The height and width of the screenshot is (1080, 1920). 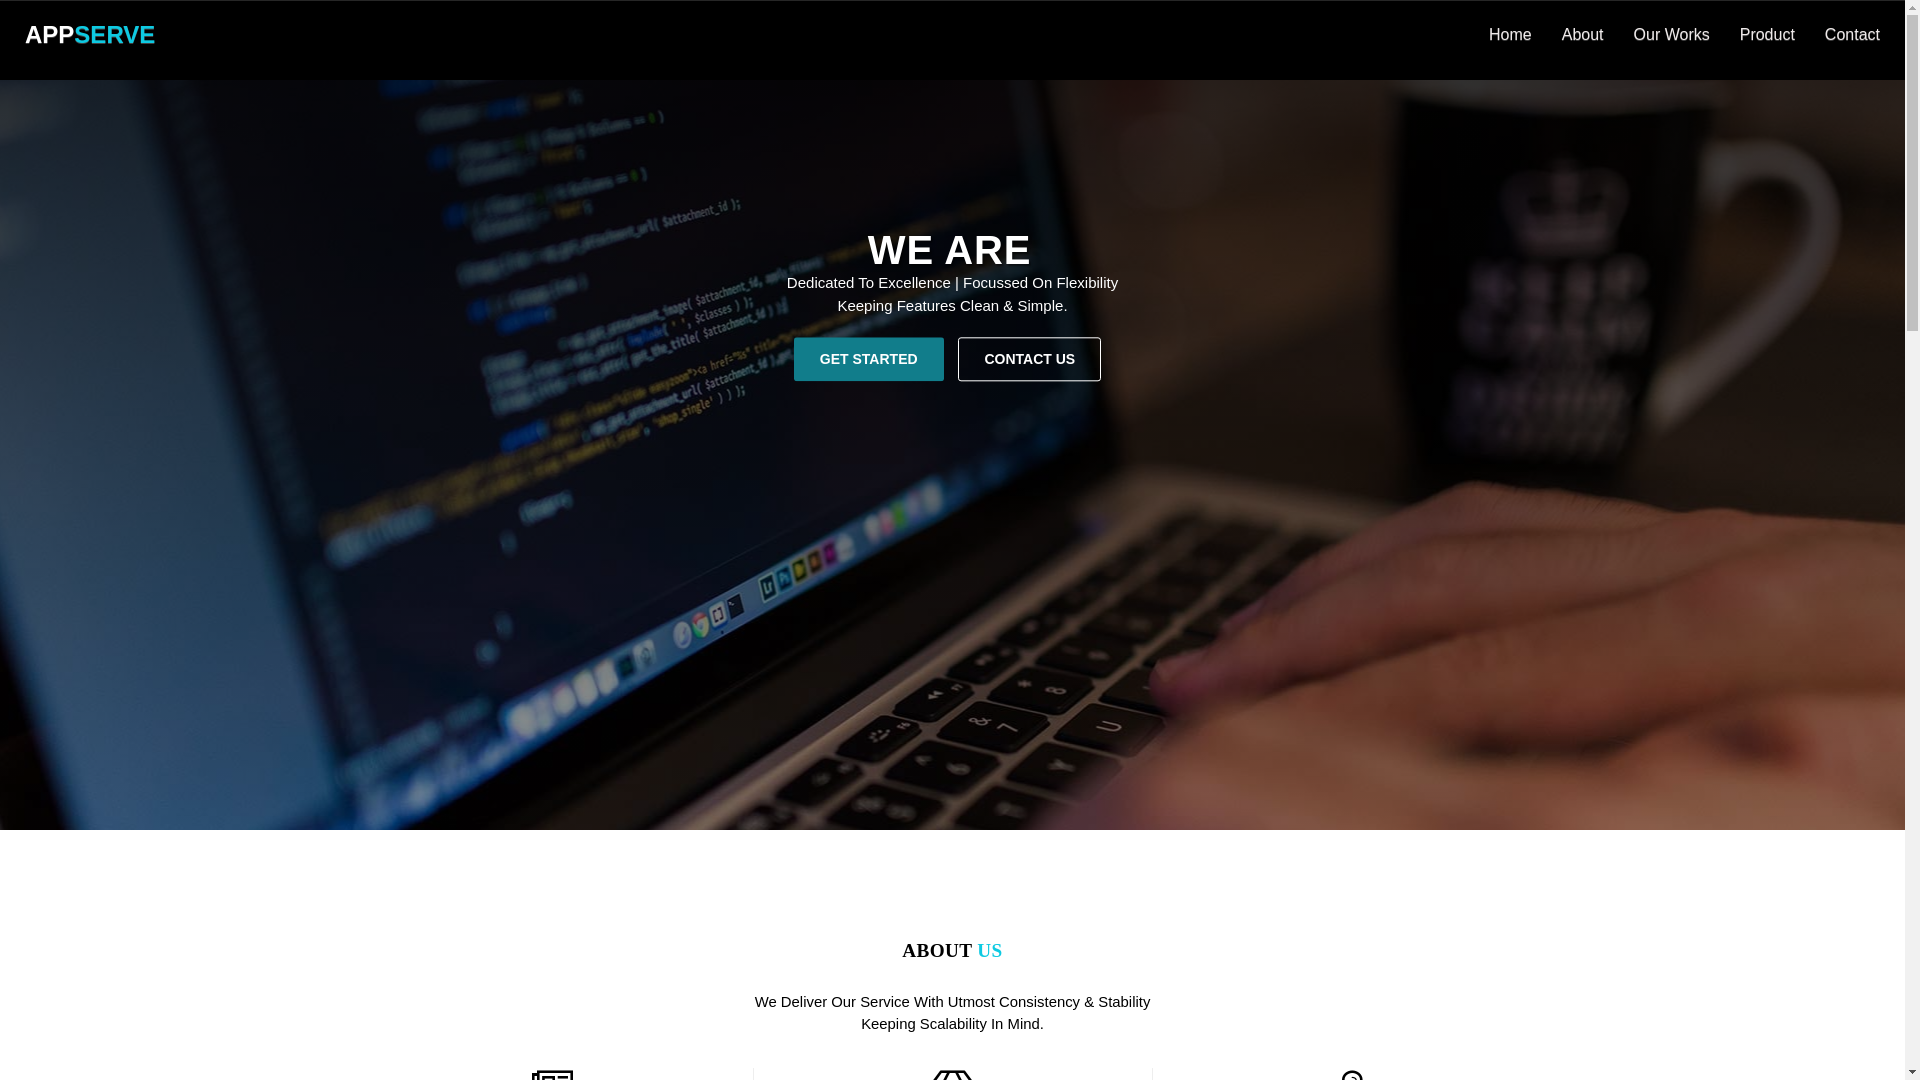 I want to click on 'About', so click(x=1545, y=34).